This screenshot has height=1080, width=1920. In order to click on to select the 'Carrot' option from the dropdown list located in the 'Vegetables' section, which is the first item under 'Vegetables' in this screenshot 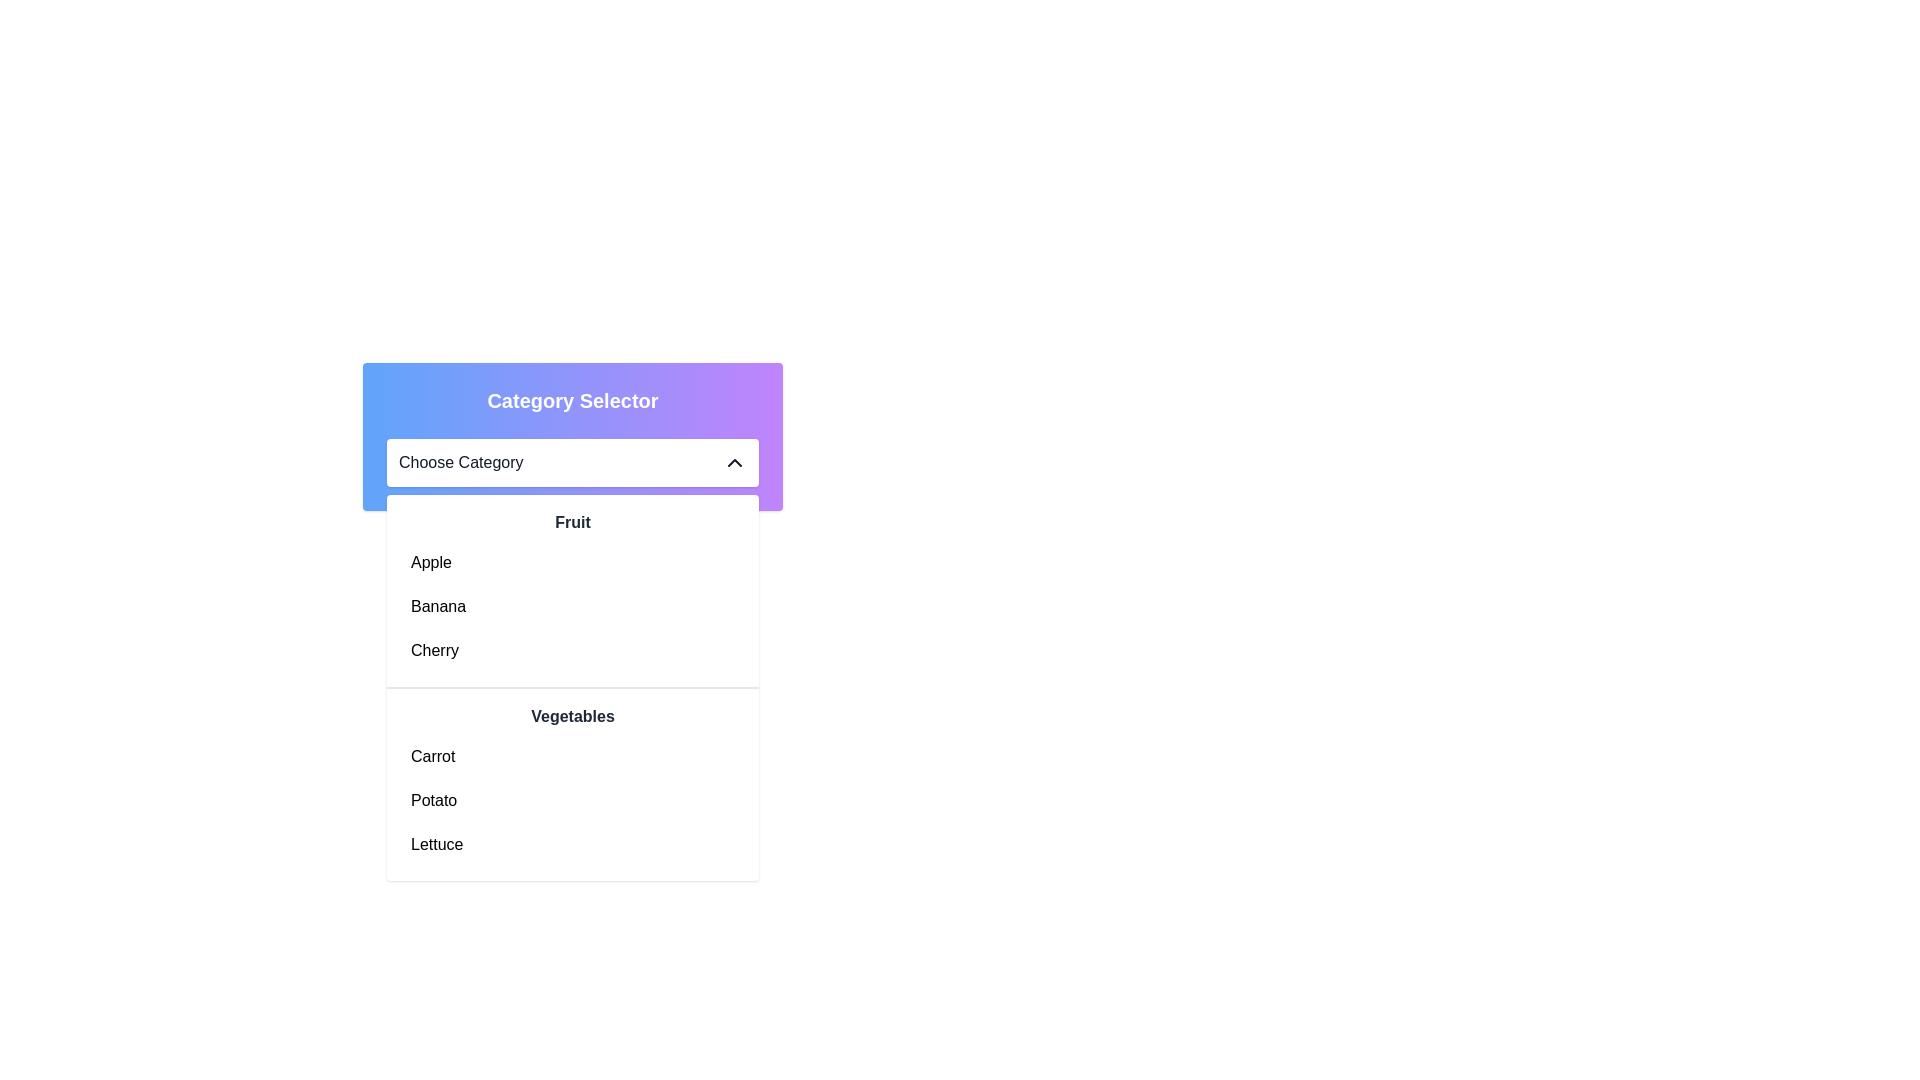, I will do `click(571, 756)`.